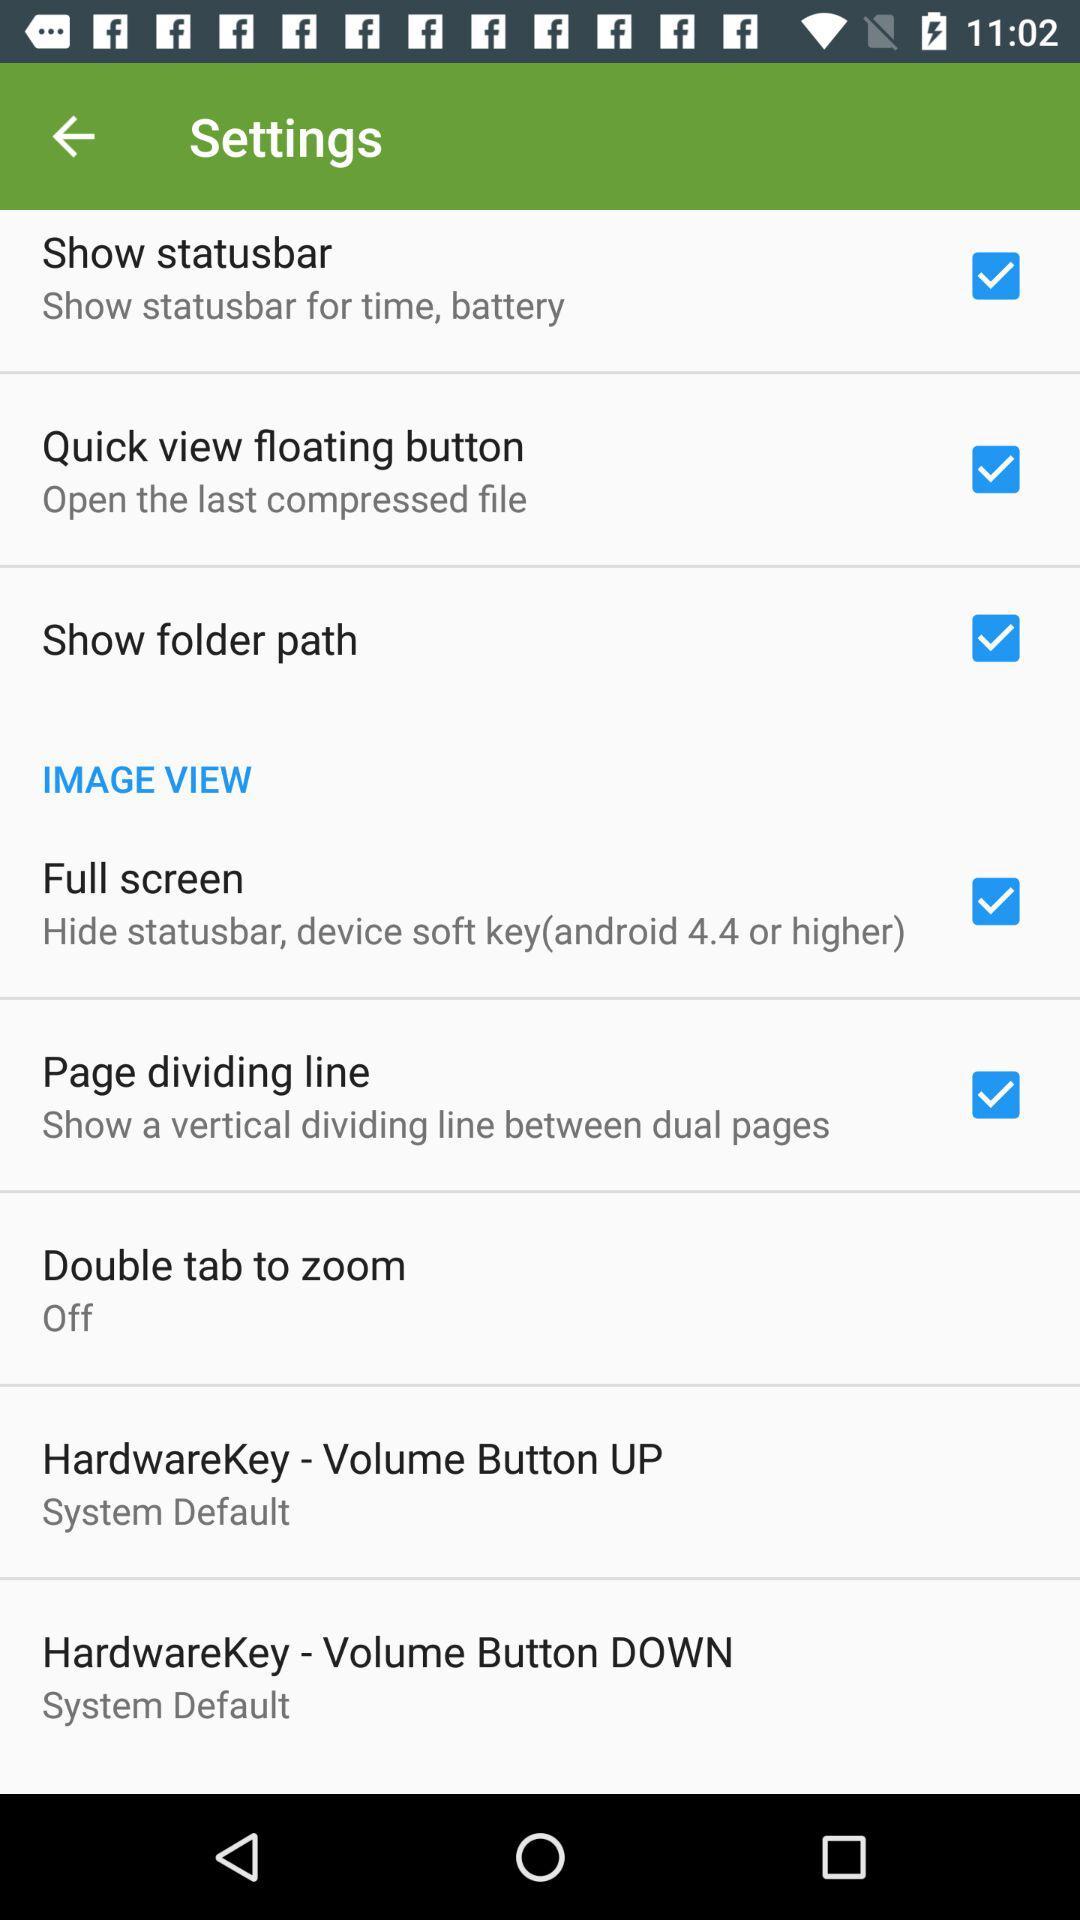 This screenshot has height=1920, width=1080. What do you see at coordinates (224, 1262) in the screenshot?
I see `the icon above the off item` at bounding box center [224, 1262].